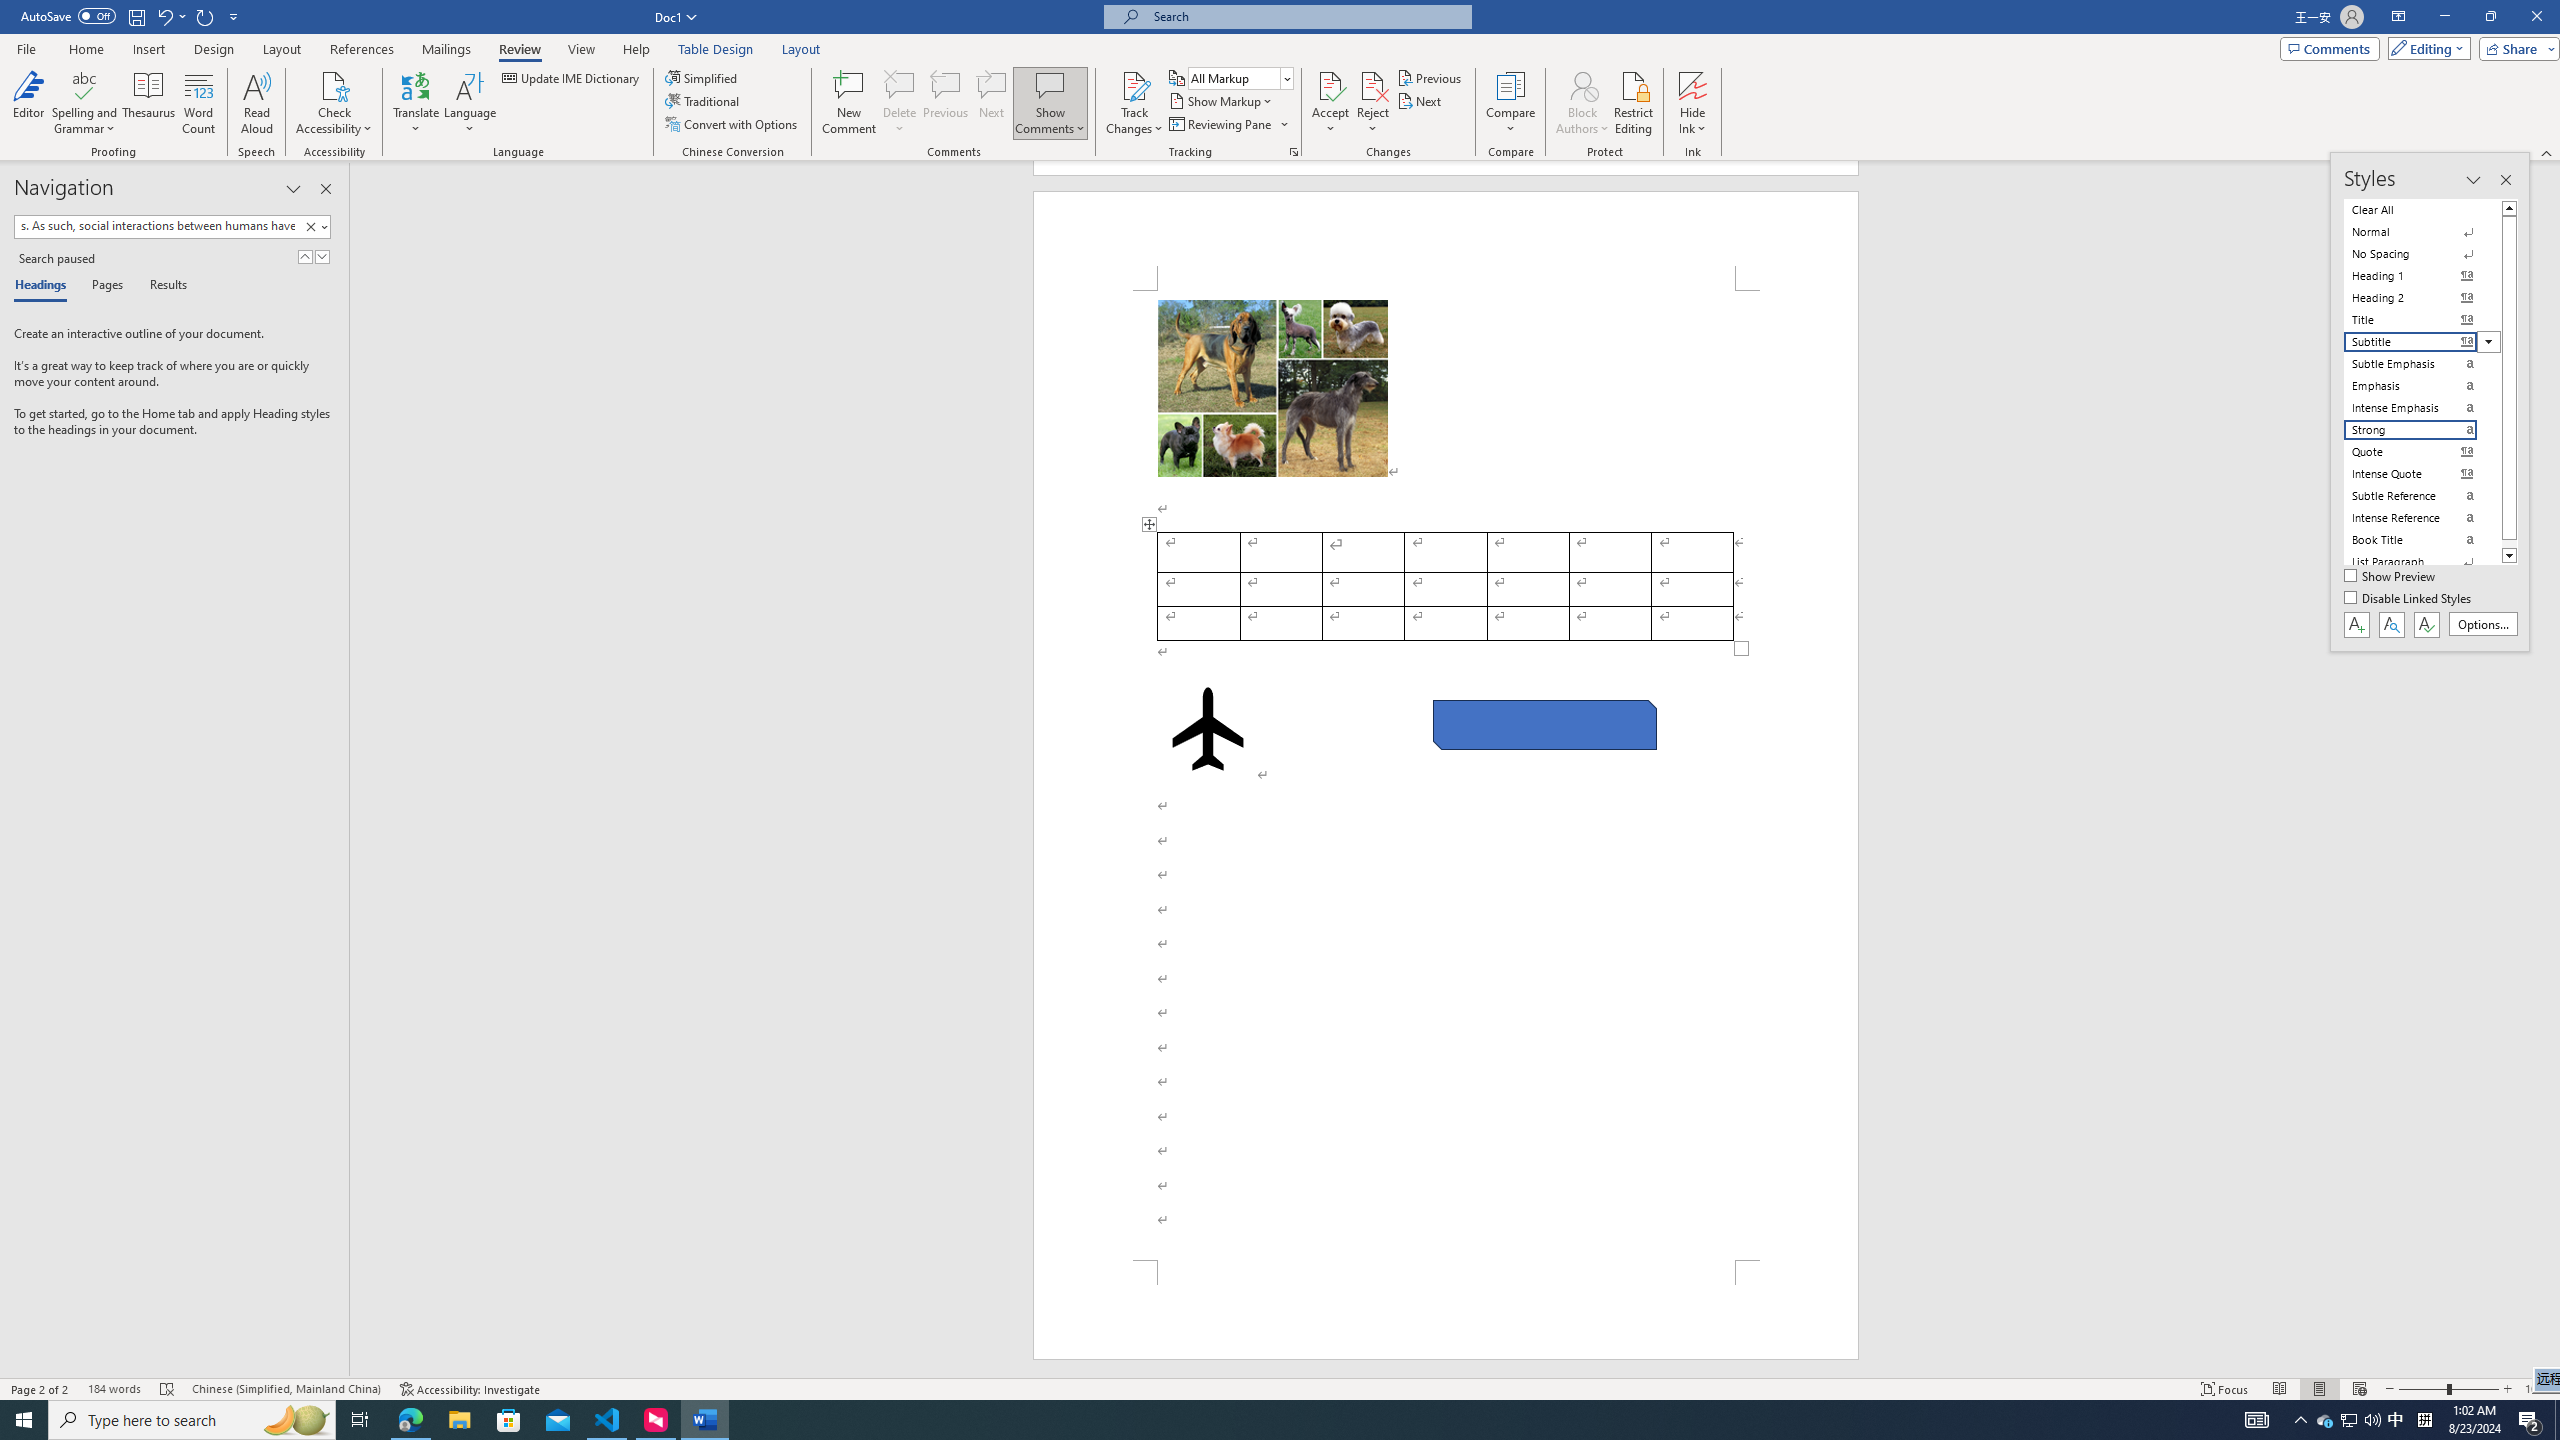  What do you see at coordinates (1373, 84) in the screenshot?
I see `'Reject and Move to Next'` at bounding box center [1373, 84].